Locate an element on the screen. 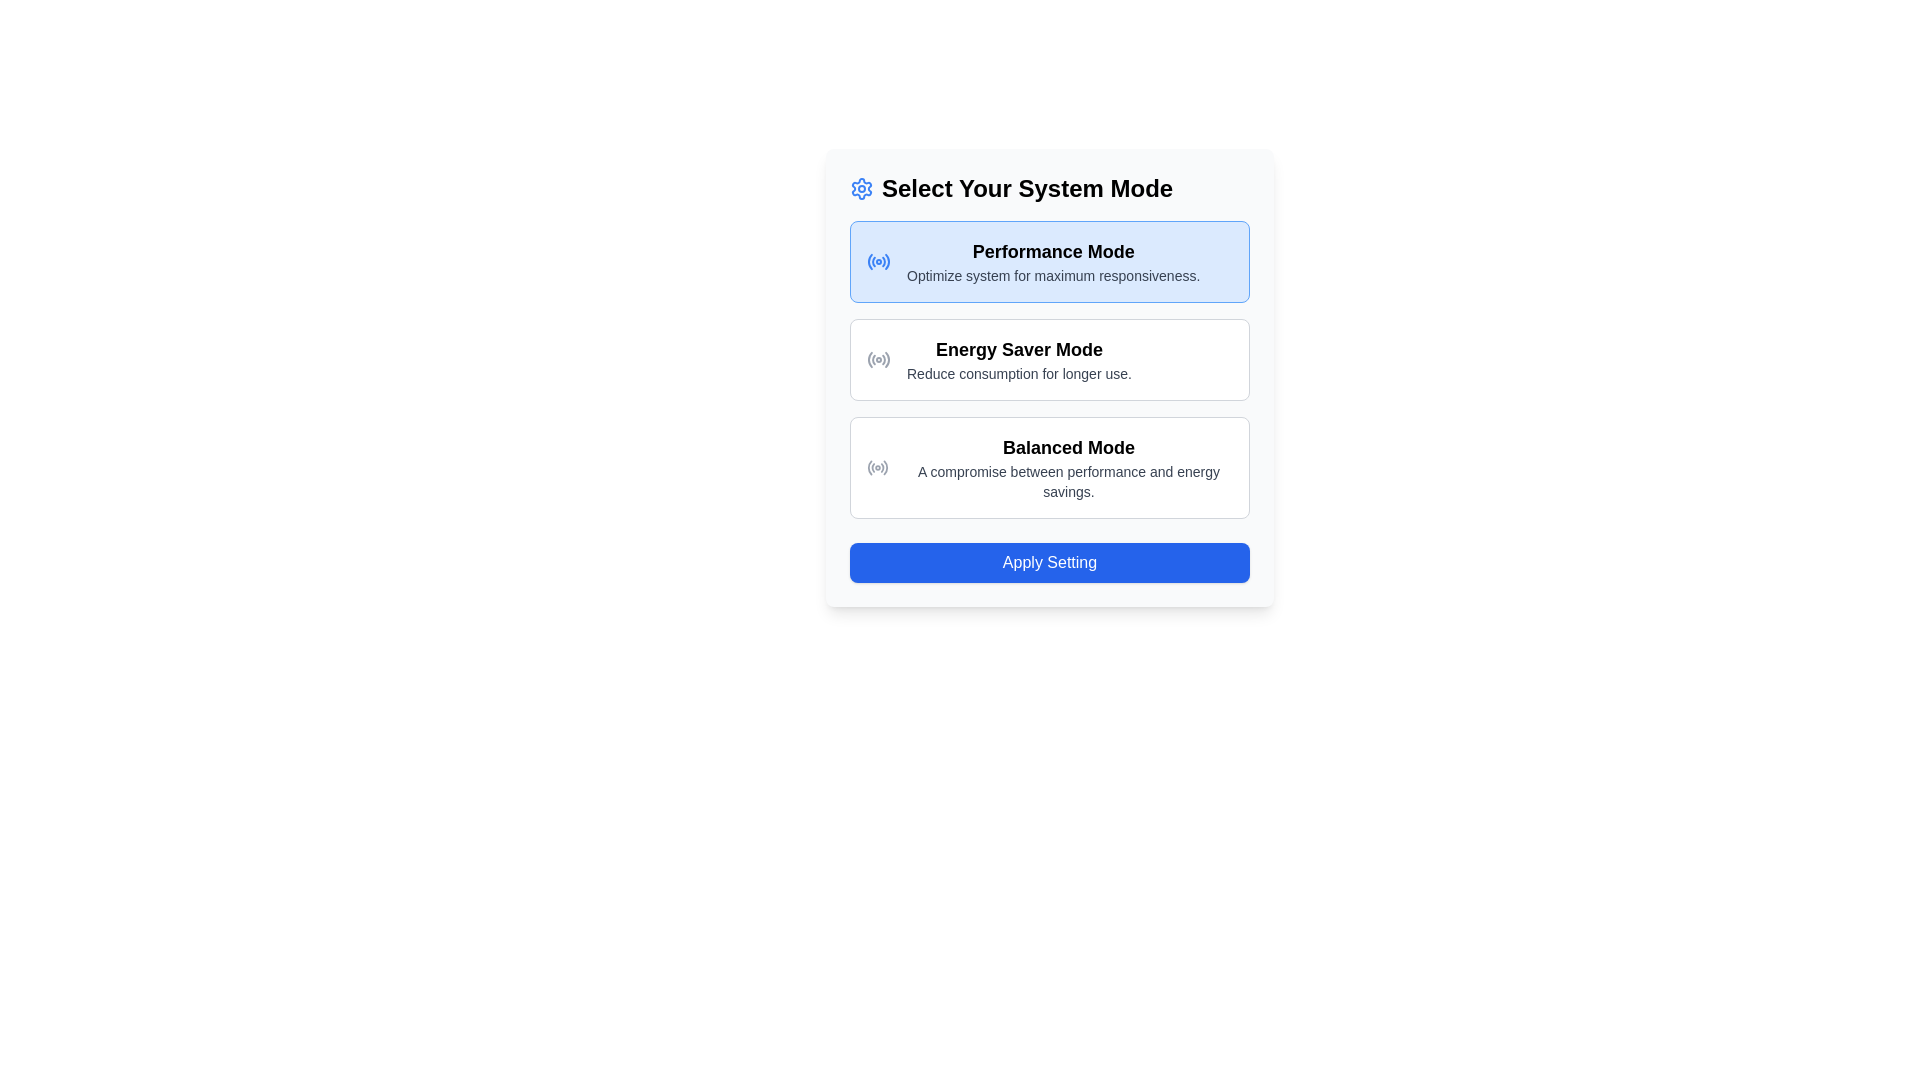 The image size is (1920, 1080). the fifth segment of the 'Balanced Mode' selection option's radio wave icon, which visually indicates association with network or radio concepts is located at coordinates (884, 467).